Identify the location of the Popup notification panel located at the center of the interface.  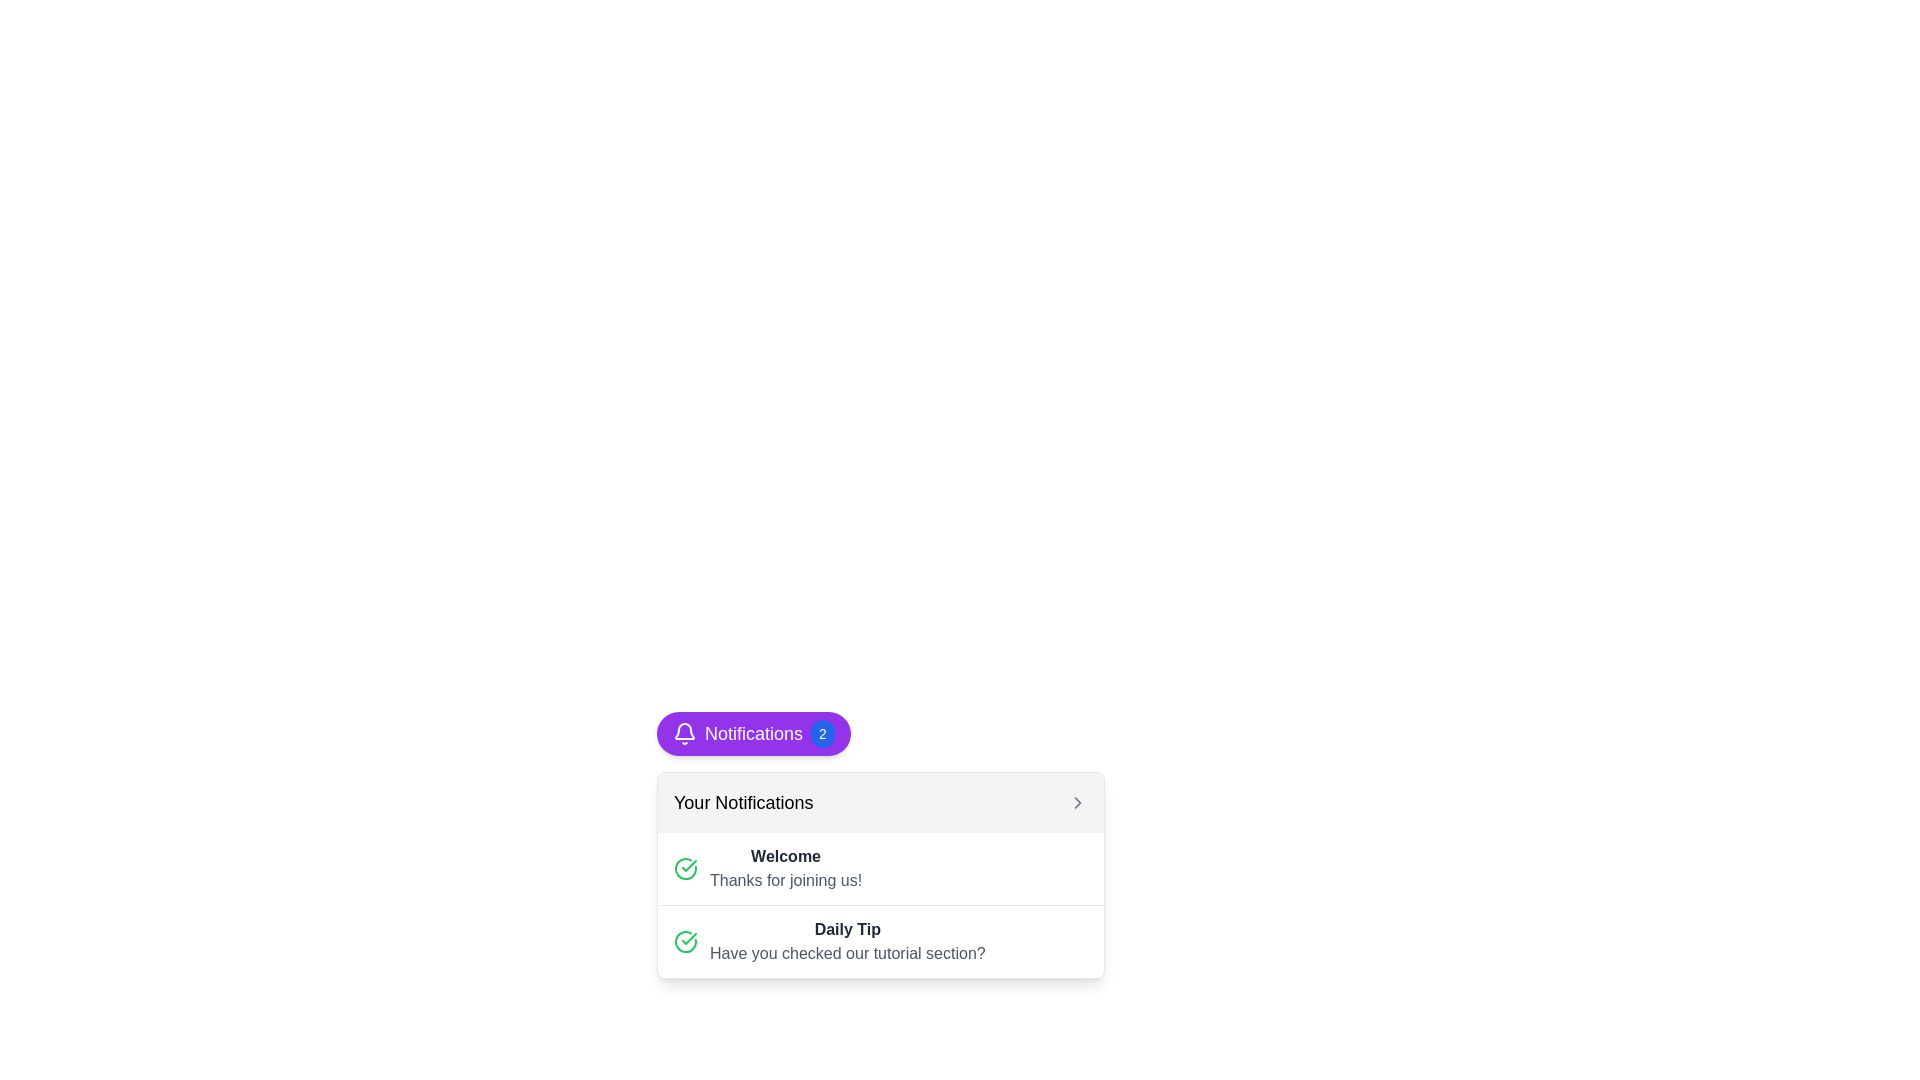
(880, 844).